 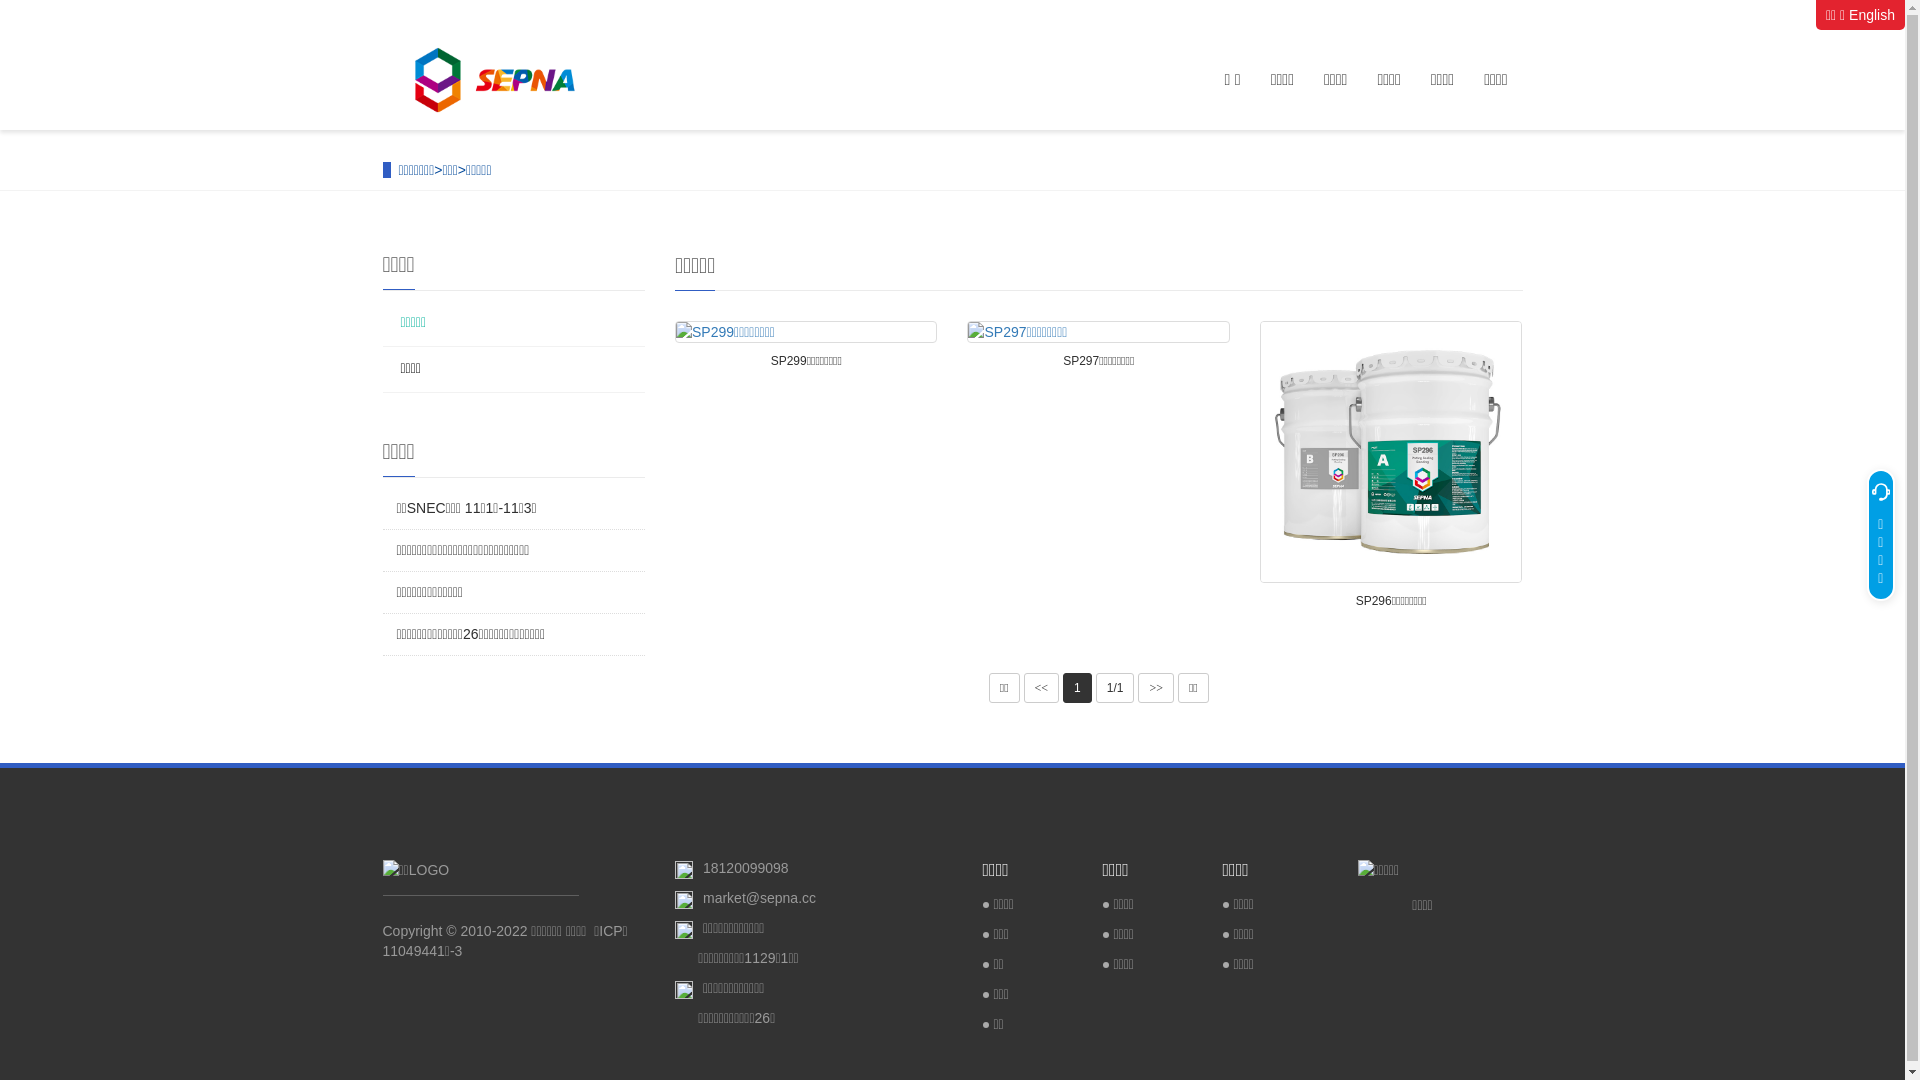 I want to click on '1', so click(x=1076, y=686).